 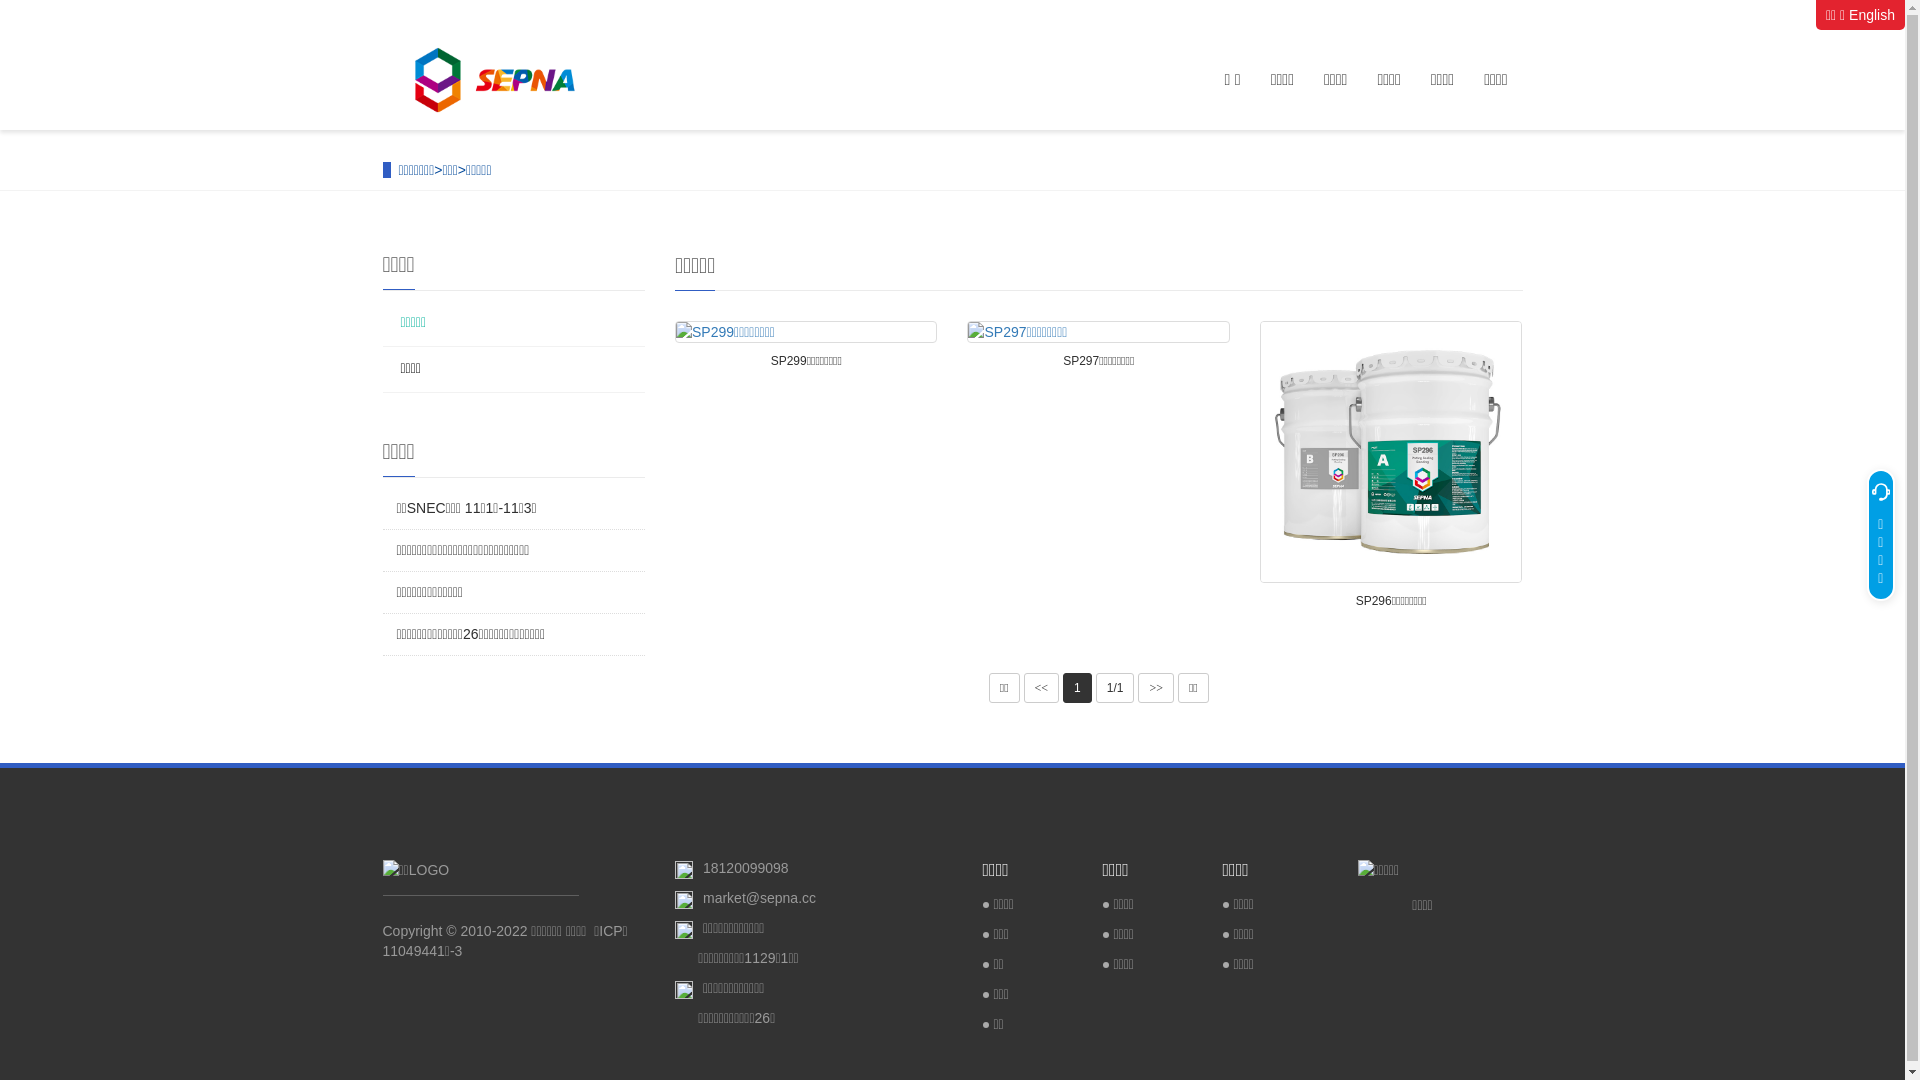 I want to click on '1', so click(x=1076, y=686).